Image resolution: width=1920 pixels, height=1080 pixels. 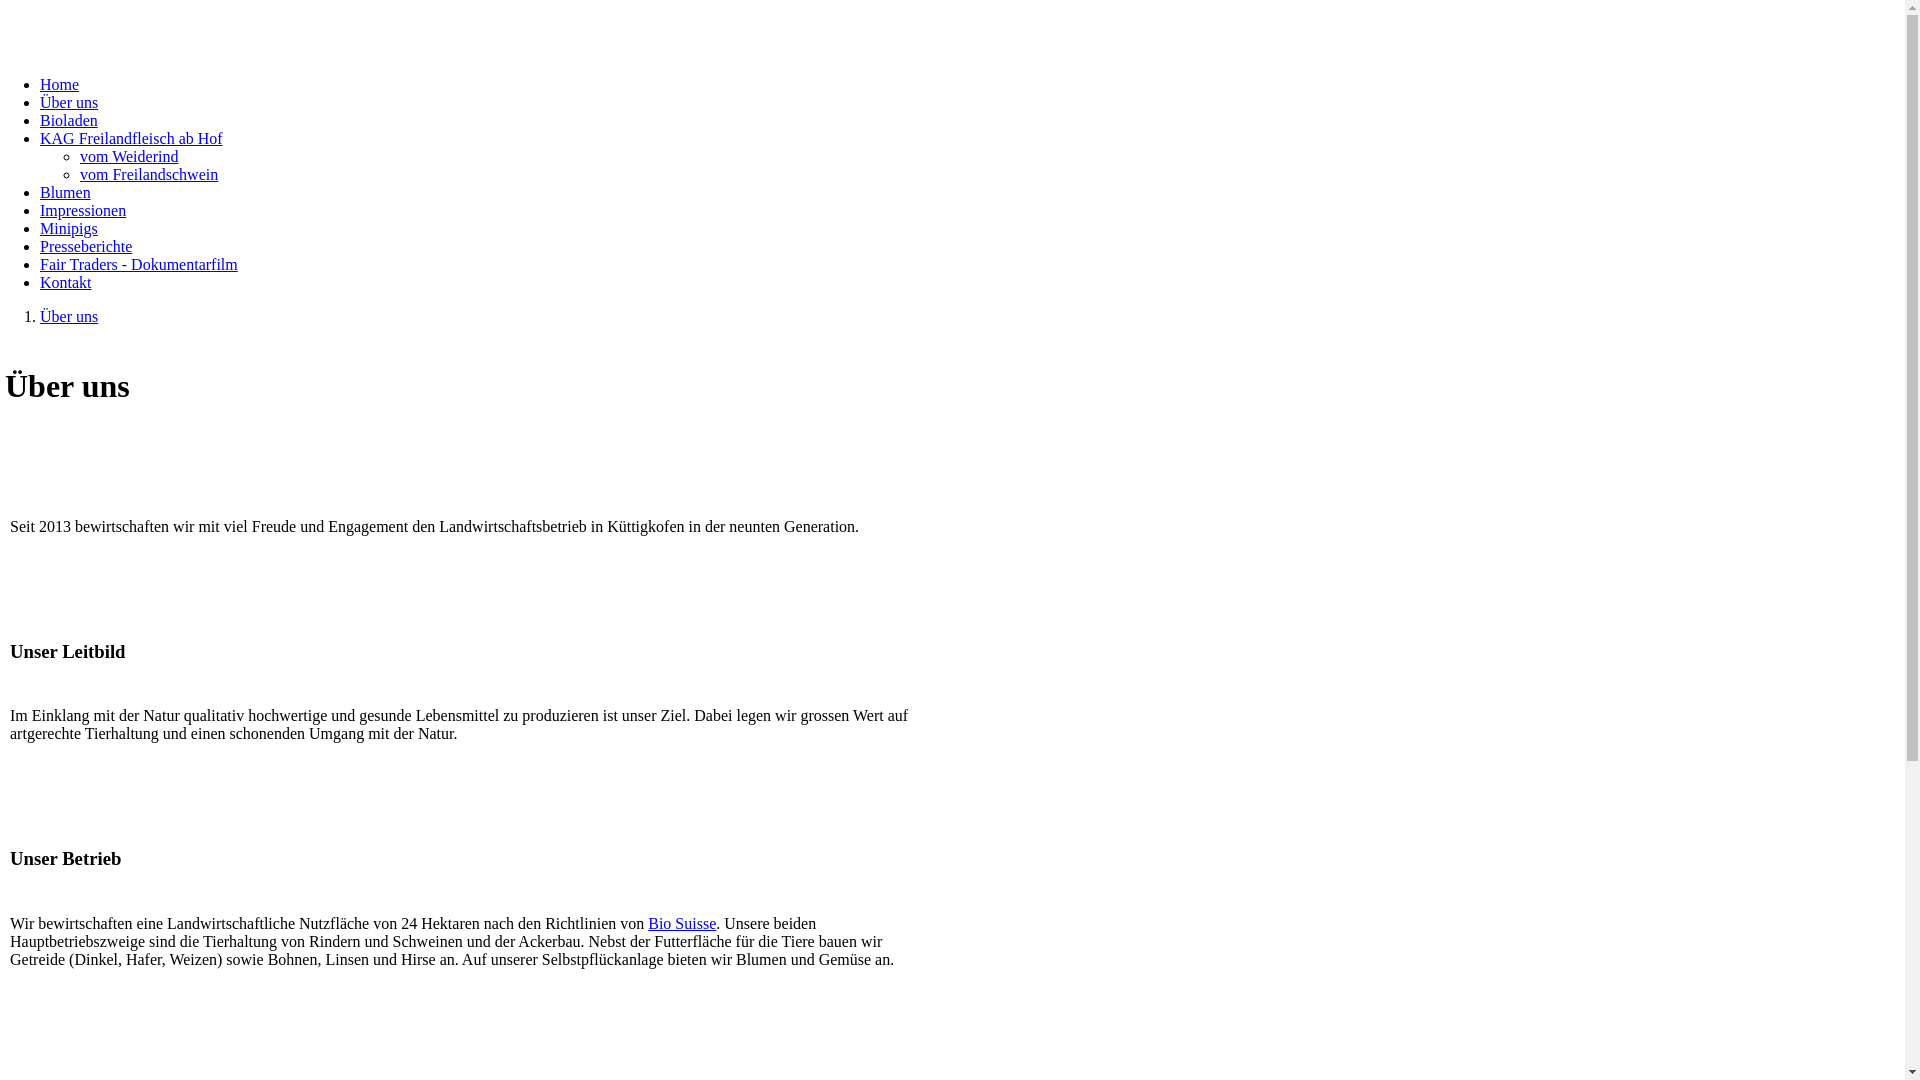 What do you see at coordinates (130, 137) in the screenshot?
I see `'KAG Freilandfleisch ab Hof'` at bounding box center [130, 137].